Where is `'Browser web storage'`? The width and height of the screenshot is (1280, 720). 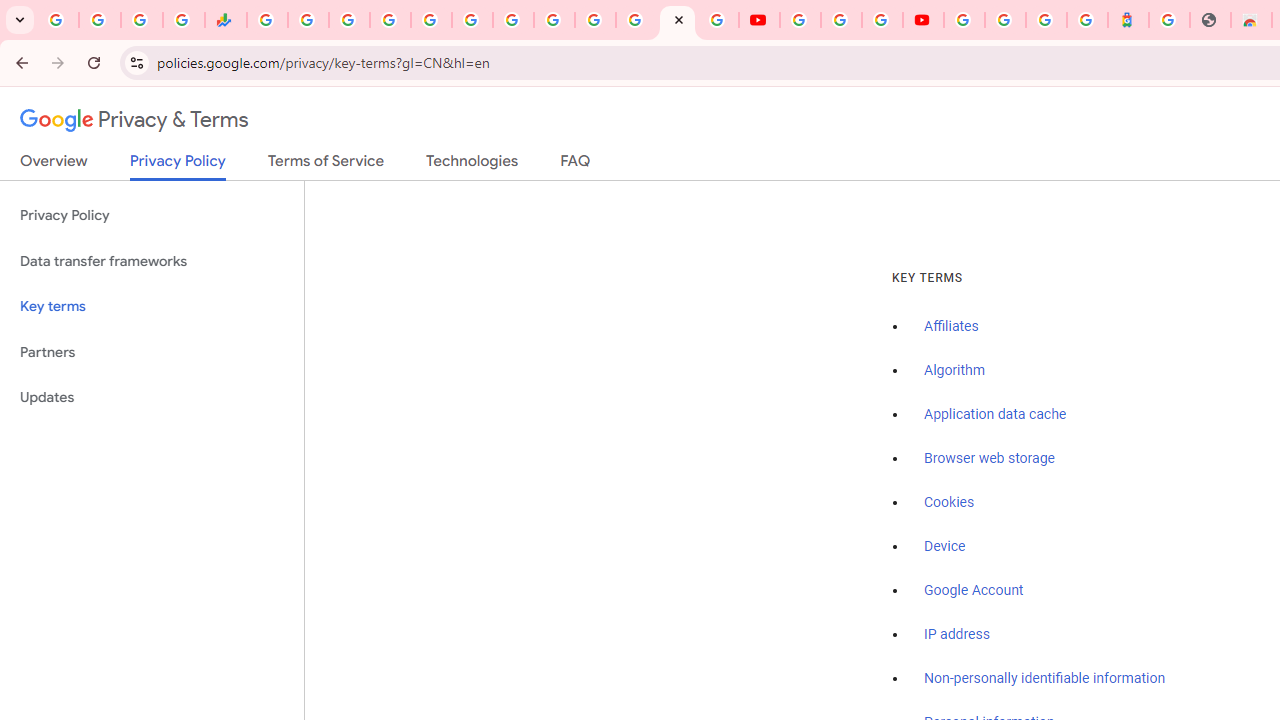 'Browser web storage' is located at coordinates (989, 458).